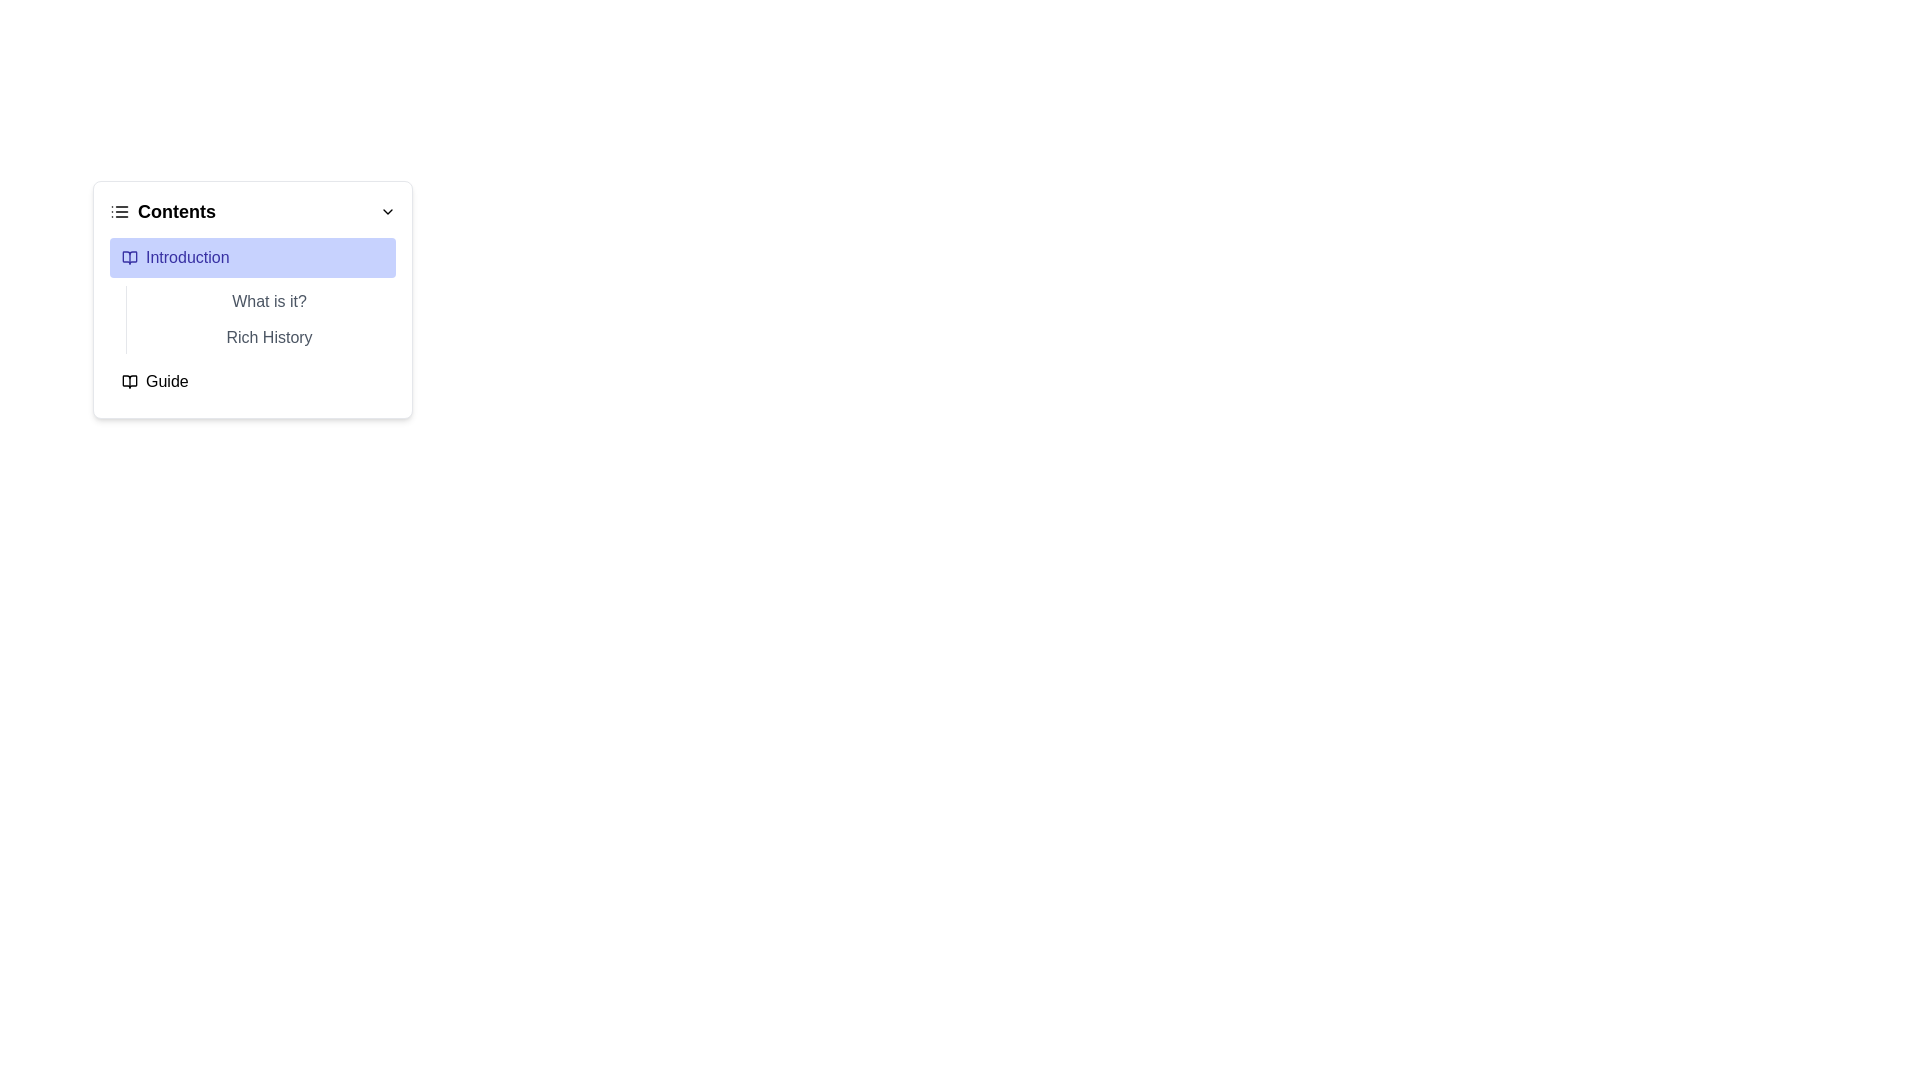 This screenshot has height=1080, width=1920. I want to click on the navigational button styled as a hyperlink located at the top of the list, which redirects to the 'Introduction' section, so click(252, 257).